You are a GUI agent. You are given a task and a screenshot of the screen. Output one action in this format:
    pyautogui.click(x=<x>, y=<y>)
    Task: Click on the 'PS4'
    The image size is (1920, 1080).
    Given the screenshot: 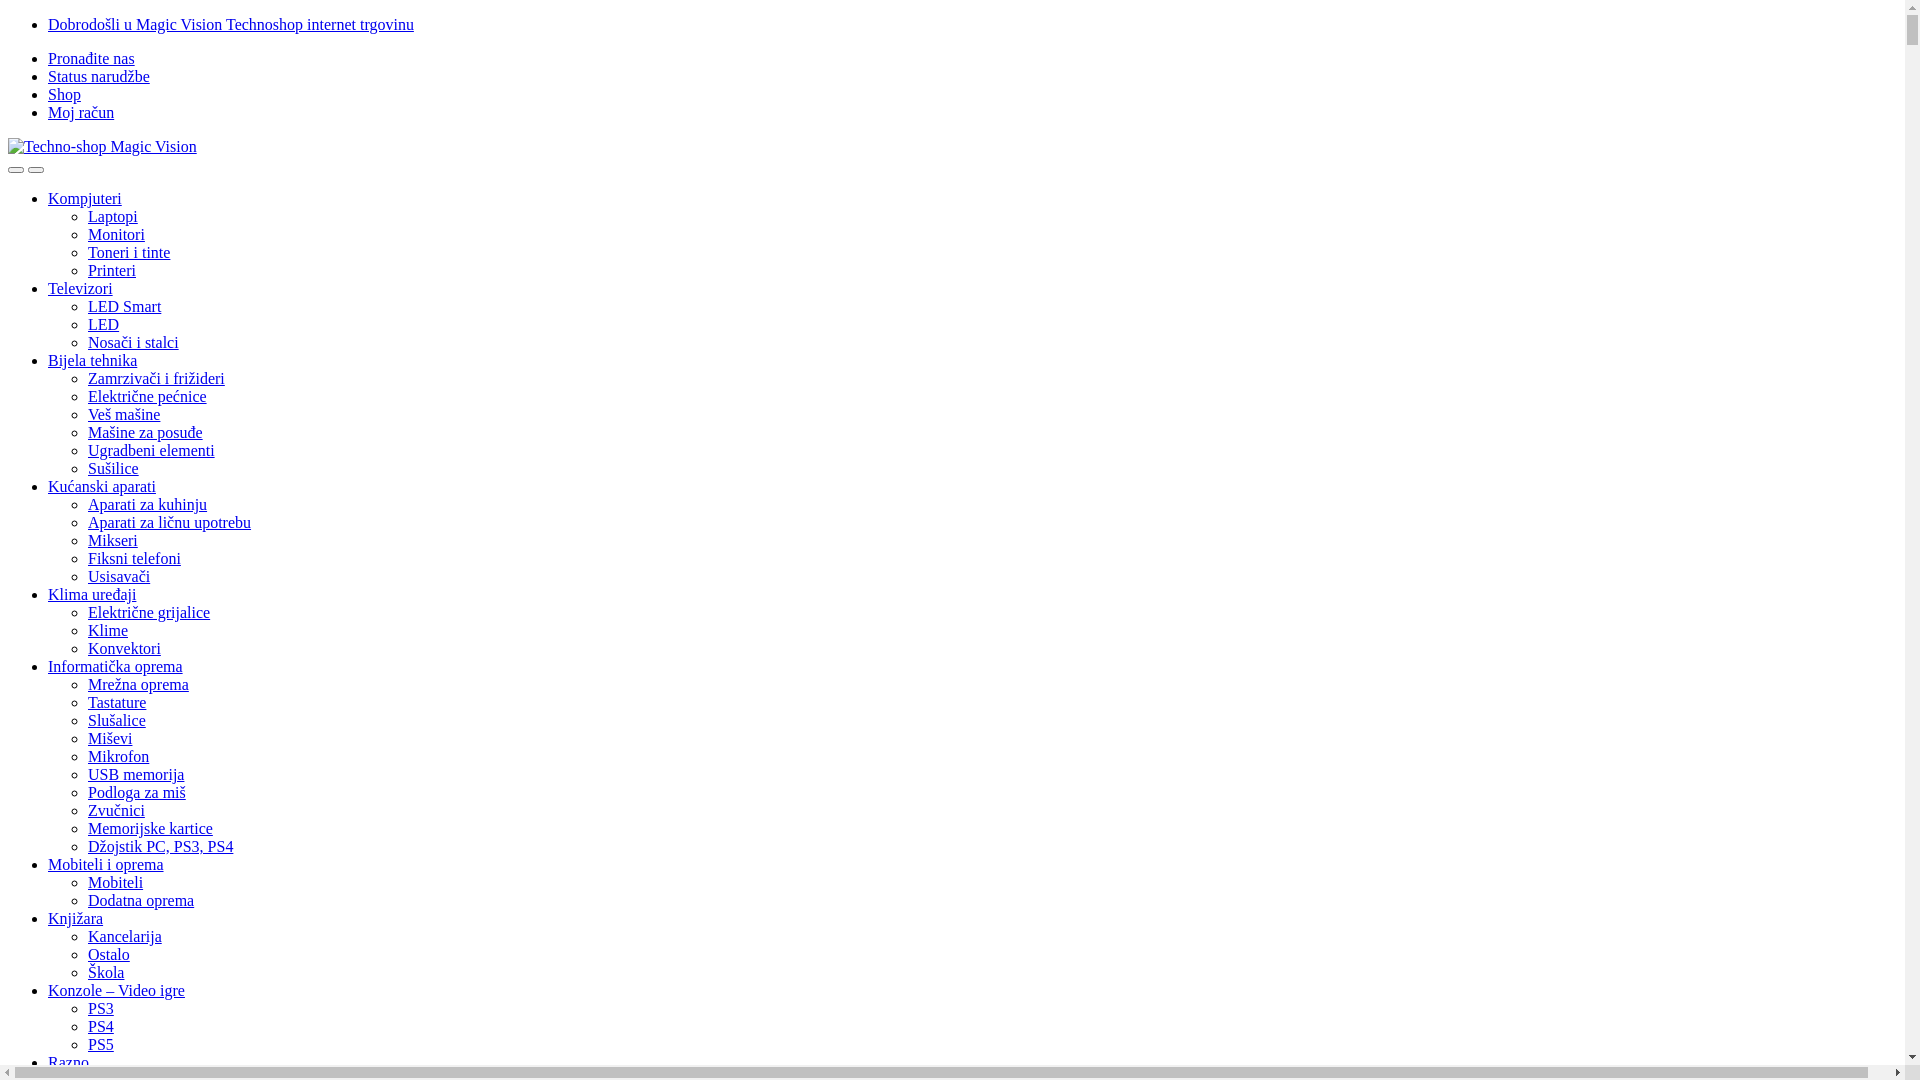 What is the action you would take?
    pyautogui.click(x=99, y=1026)
    